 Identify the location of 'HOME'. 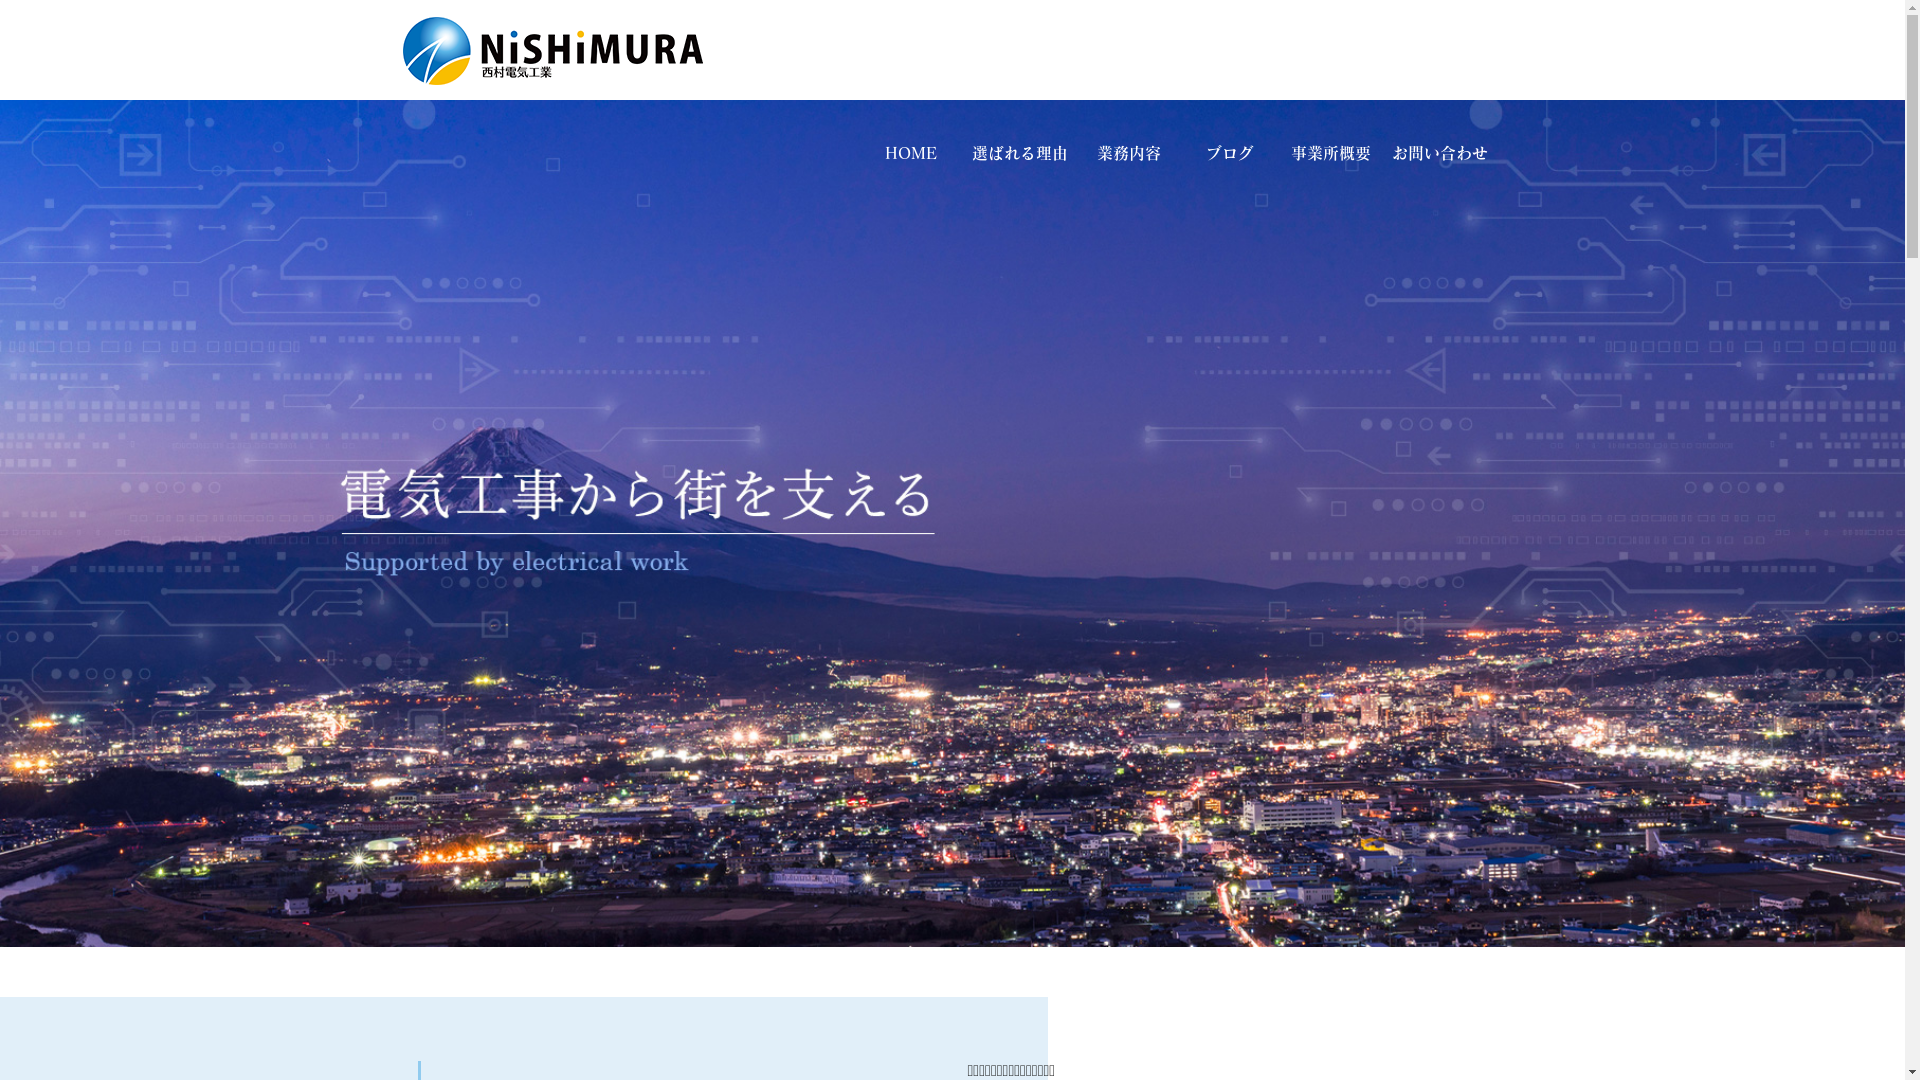
(909, 152).